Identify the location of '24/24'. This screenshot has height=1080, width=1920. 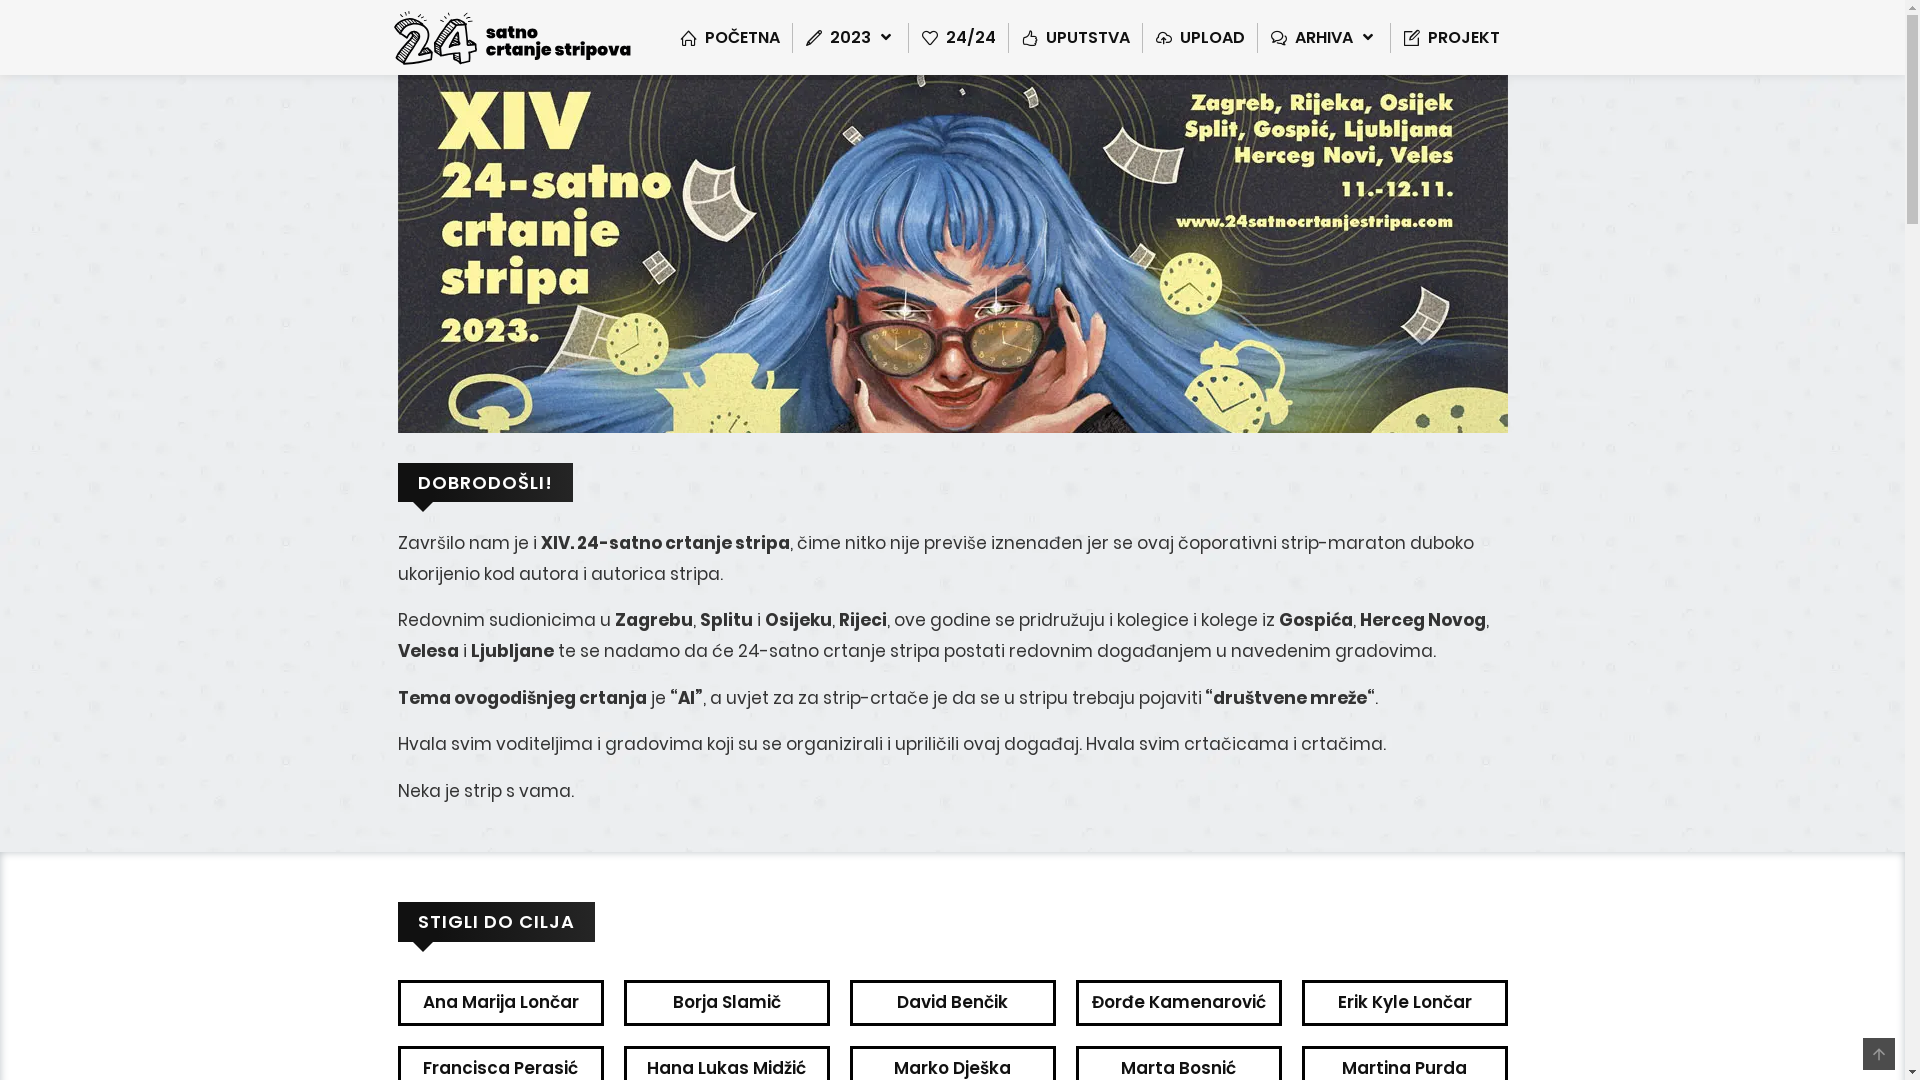
(958, 37).